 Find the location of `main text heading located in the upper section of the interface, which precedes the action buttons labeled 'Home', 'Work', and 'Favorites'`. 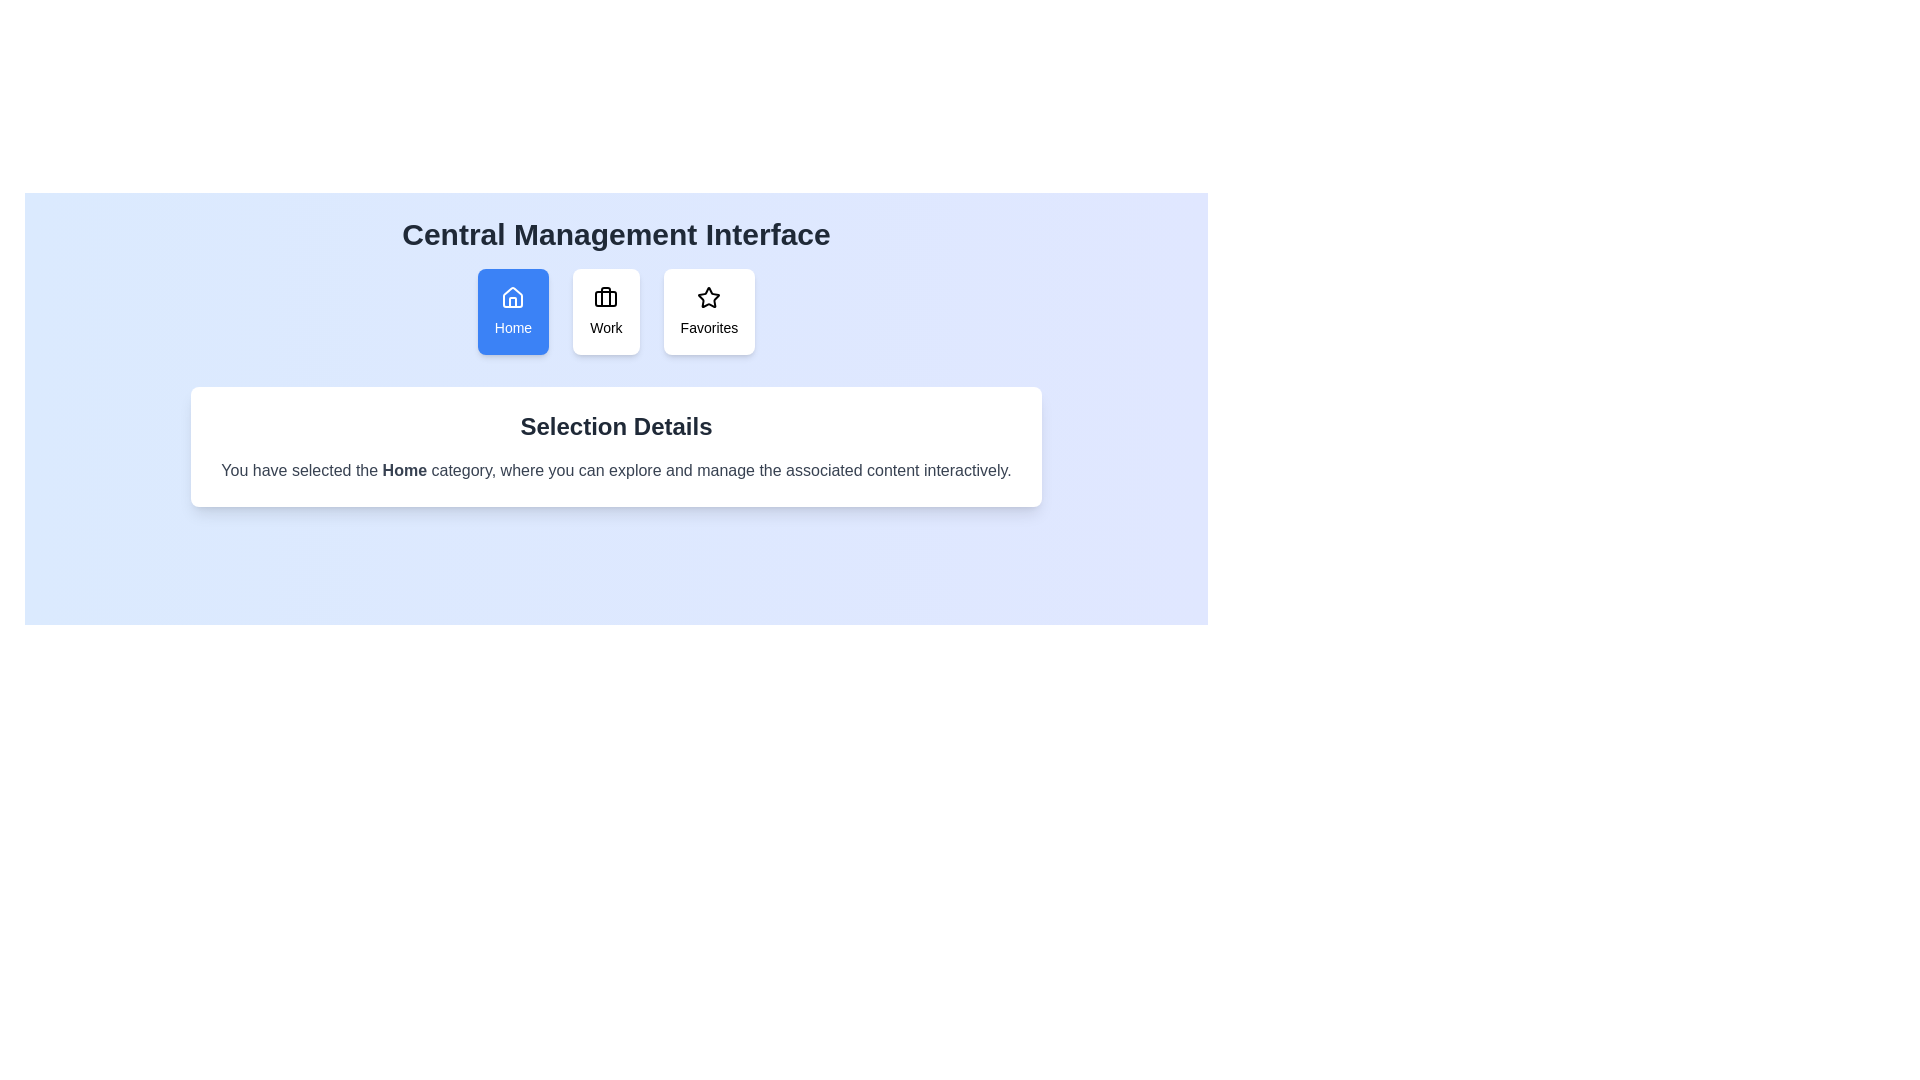

main text heading located in the upper section of the interface, which precedes the action buttons labeled 'Home', 'Work', and 'Favorites' is located at coordinates (615, 234).